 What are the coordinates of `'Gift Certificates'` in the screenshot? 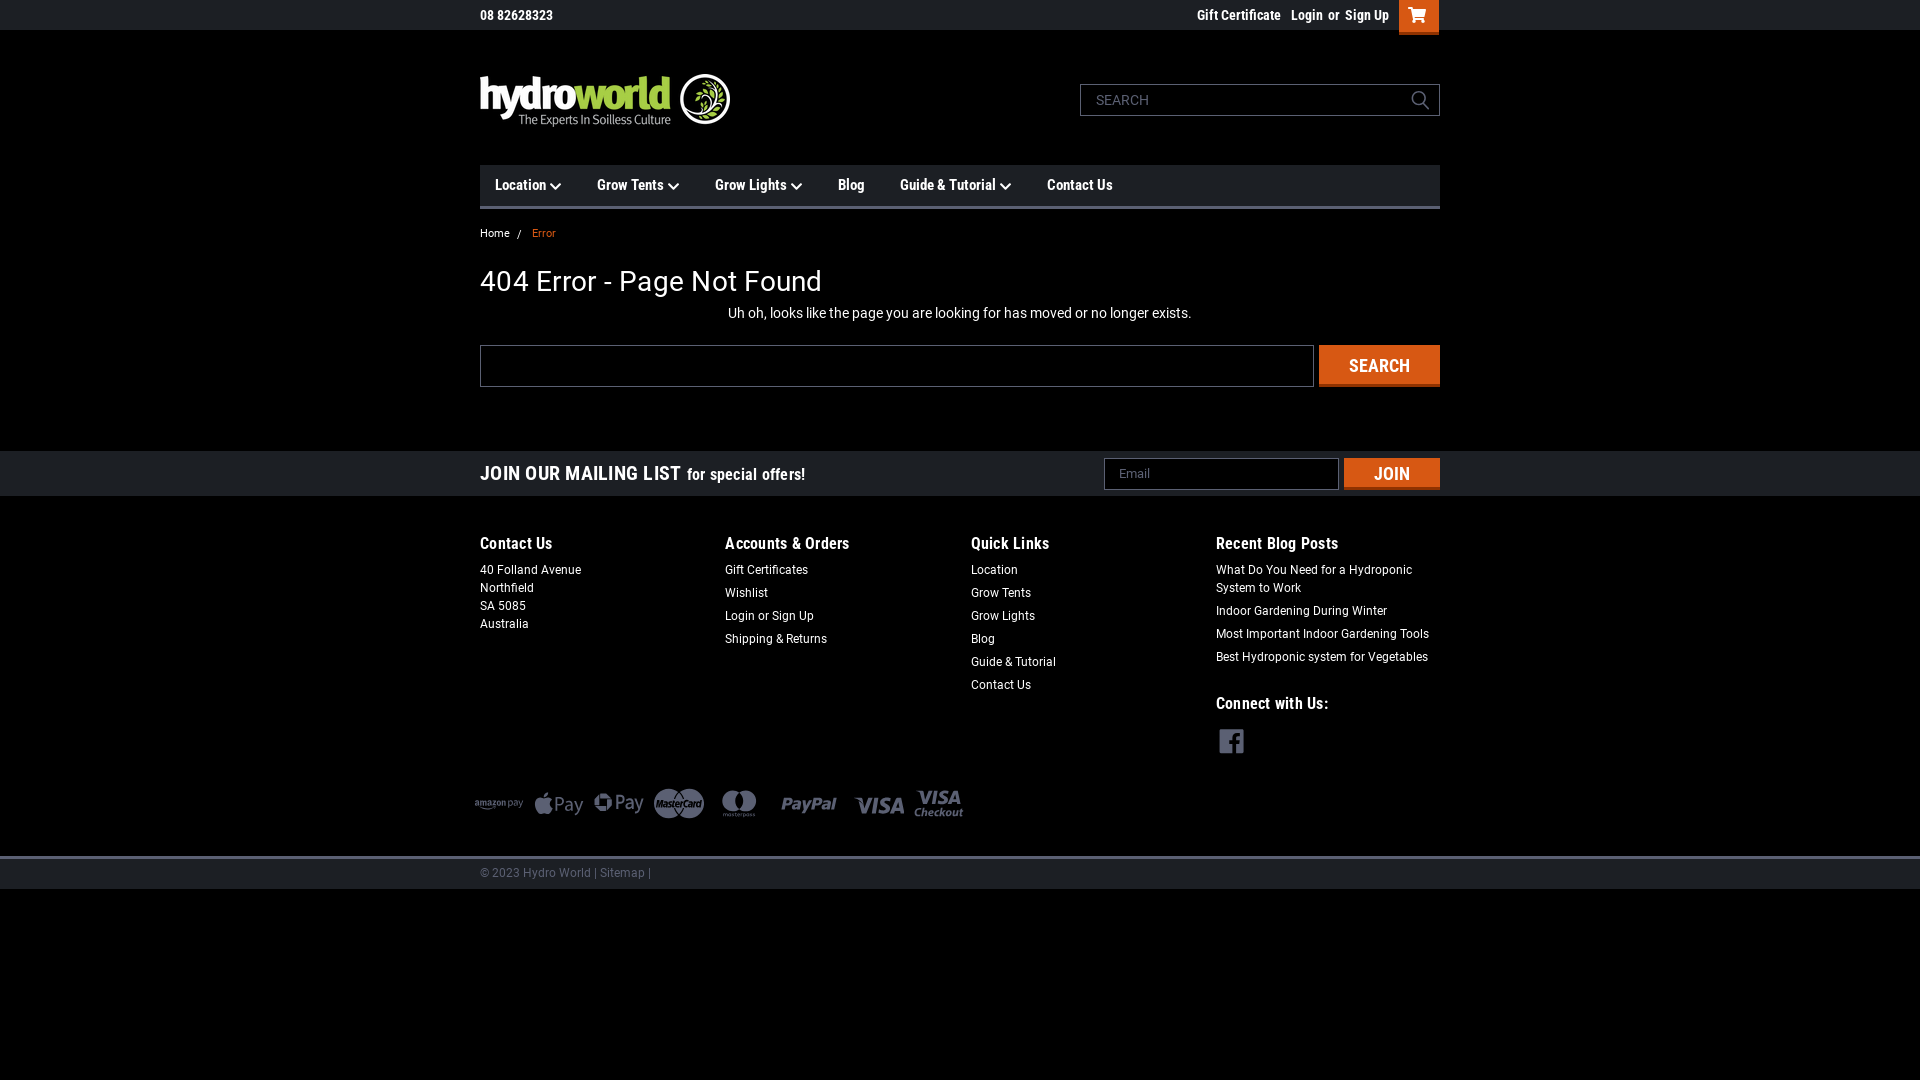 It's located at (765, 569).